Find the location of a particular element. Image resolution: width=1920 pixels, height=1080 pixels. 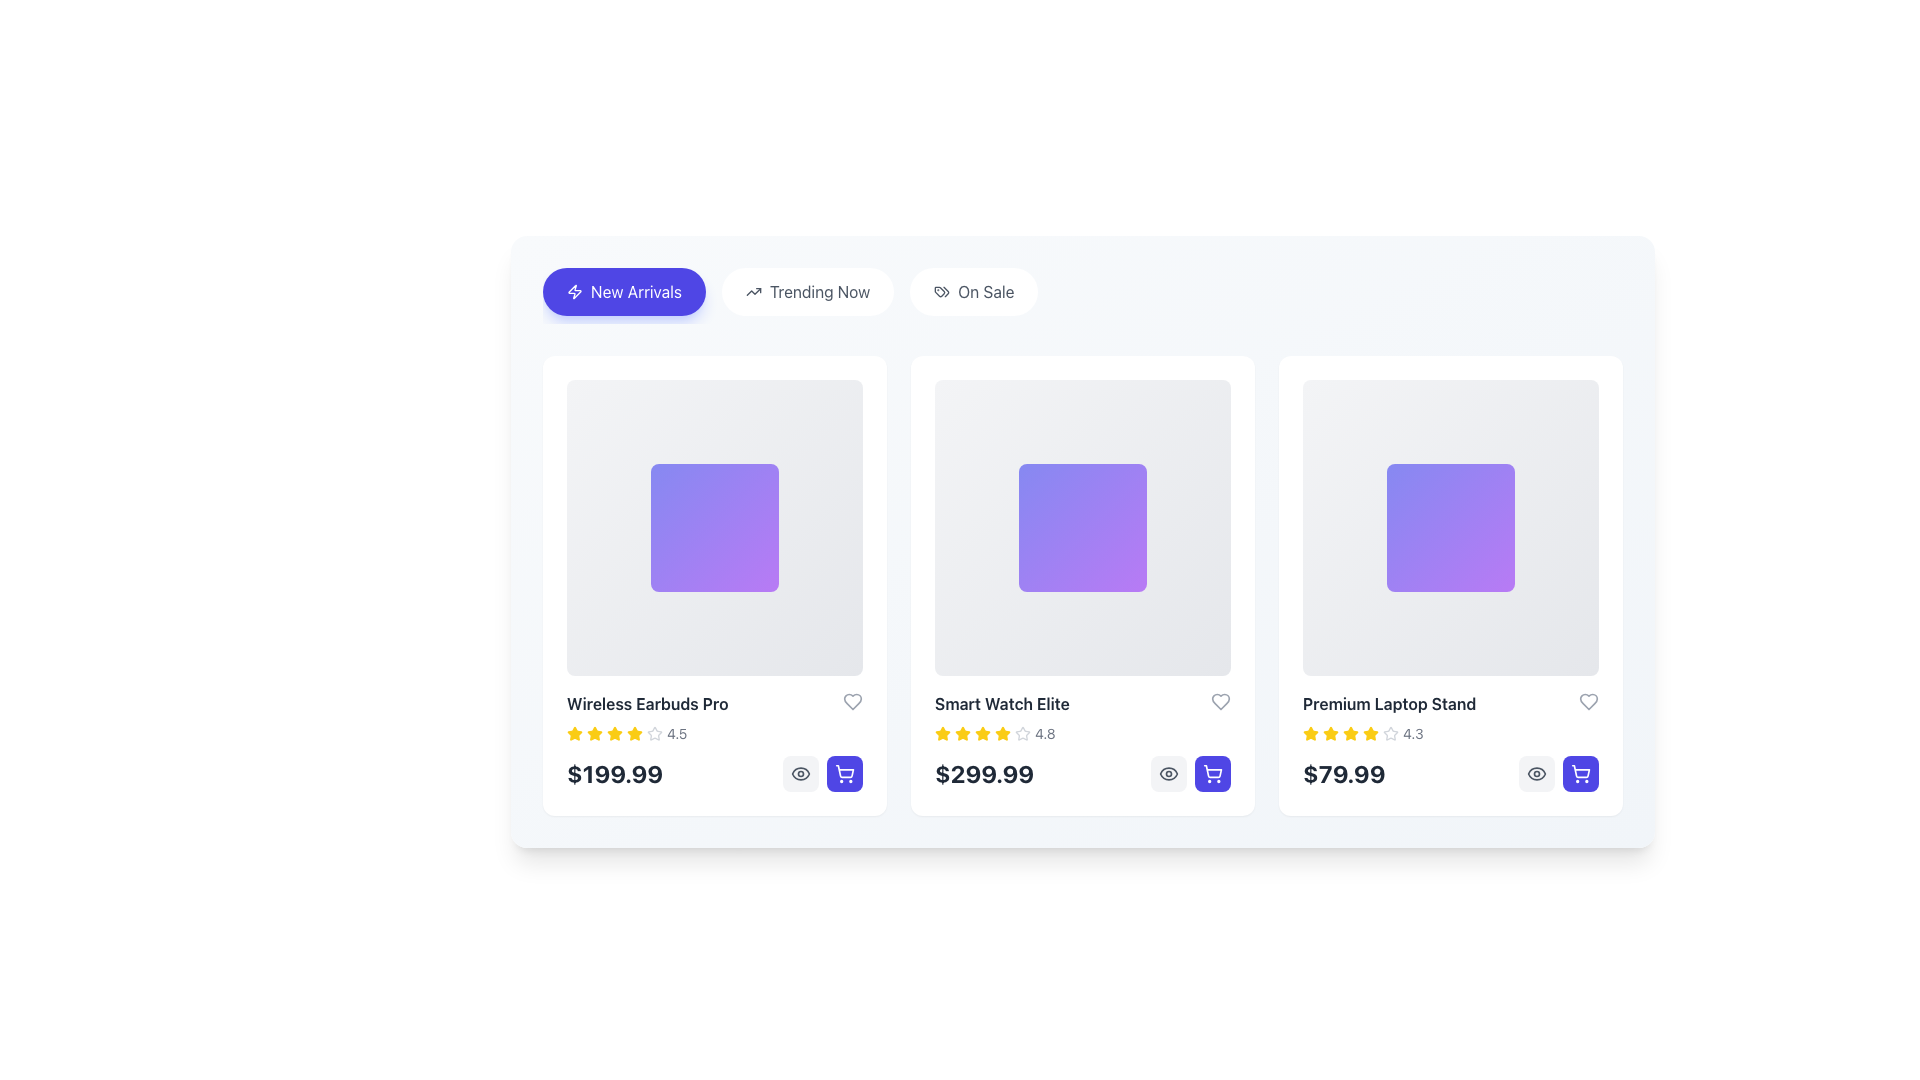

the Rating Indicator for the 'Smart Watch Elite' is located at coordinates (1082, 733).